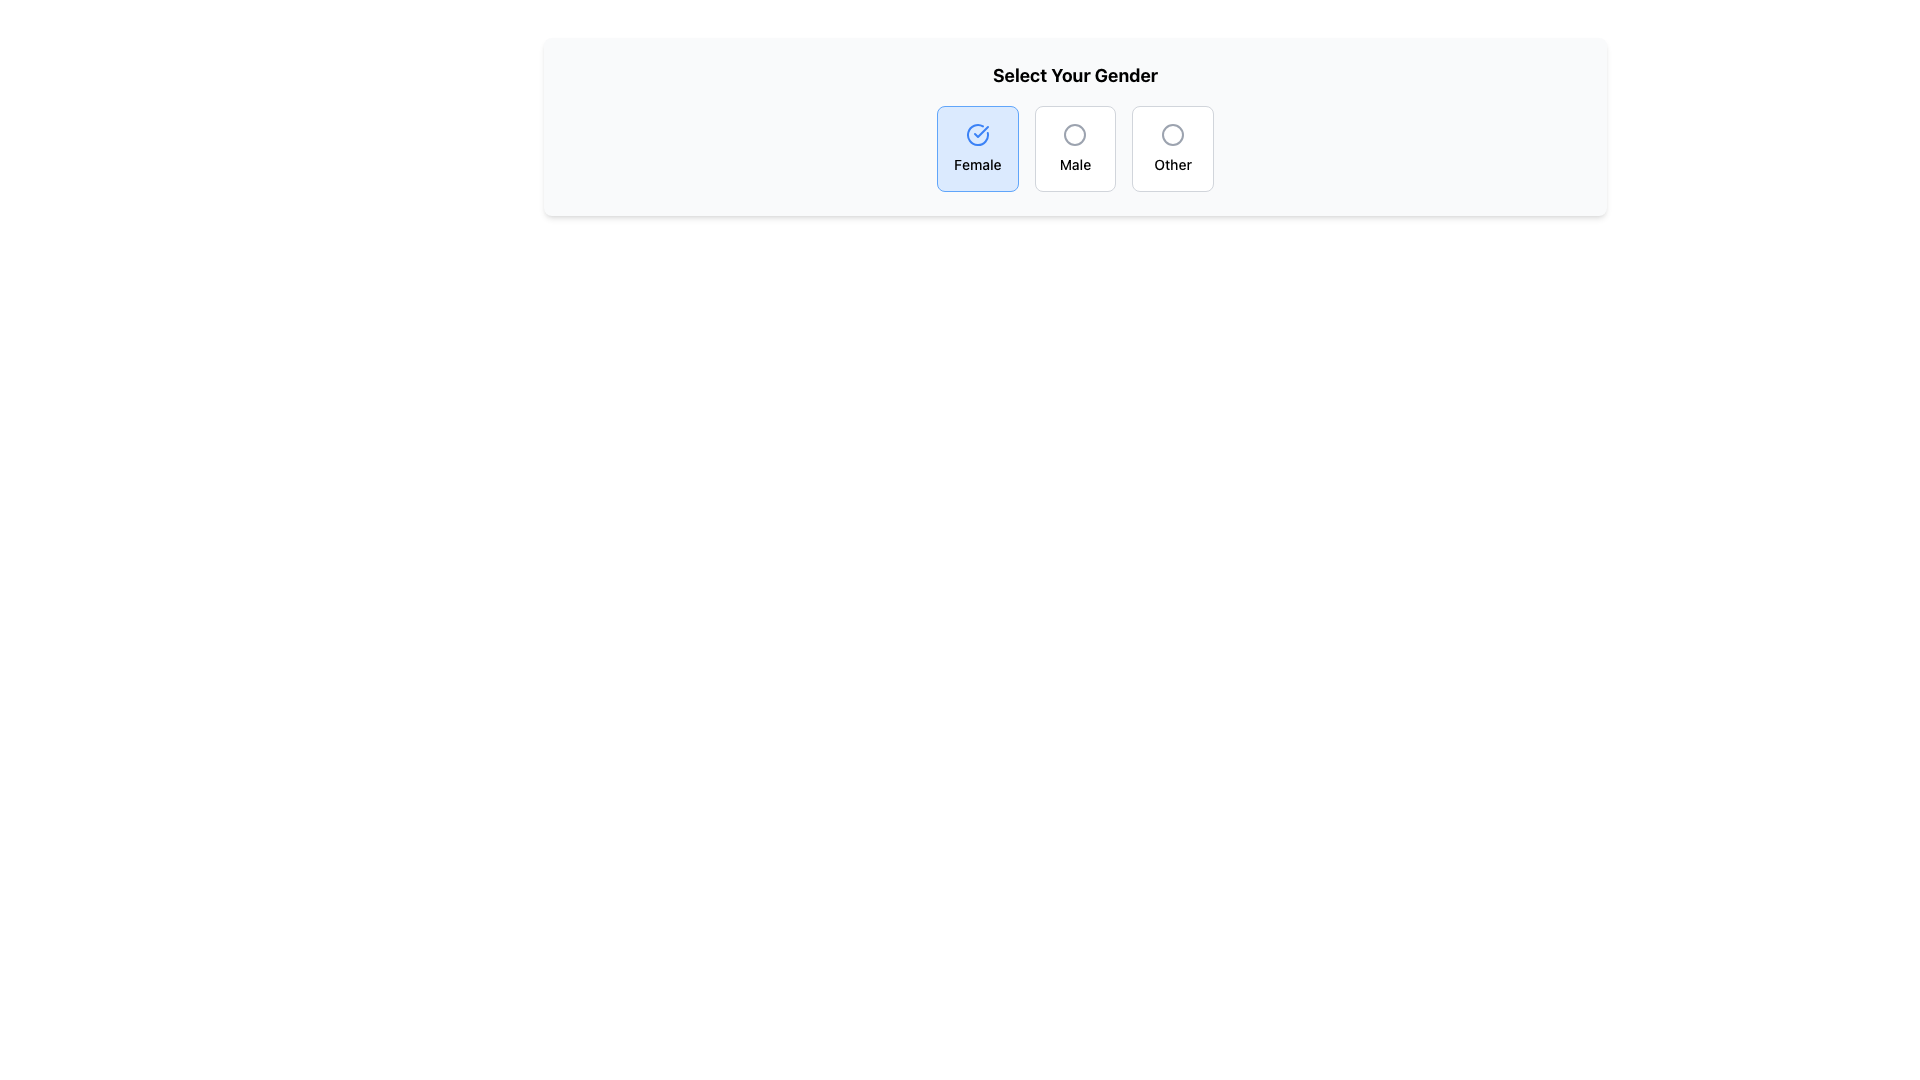 The image size is (1920, 1080). I want to click on the visual state of the small blue checkmark icon within the circular boundary, which is part of the larger SVG structure in the 'Female' selection box, so click(981, 131).